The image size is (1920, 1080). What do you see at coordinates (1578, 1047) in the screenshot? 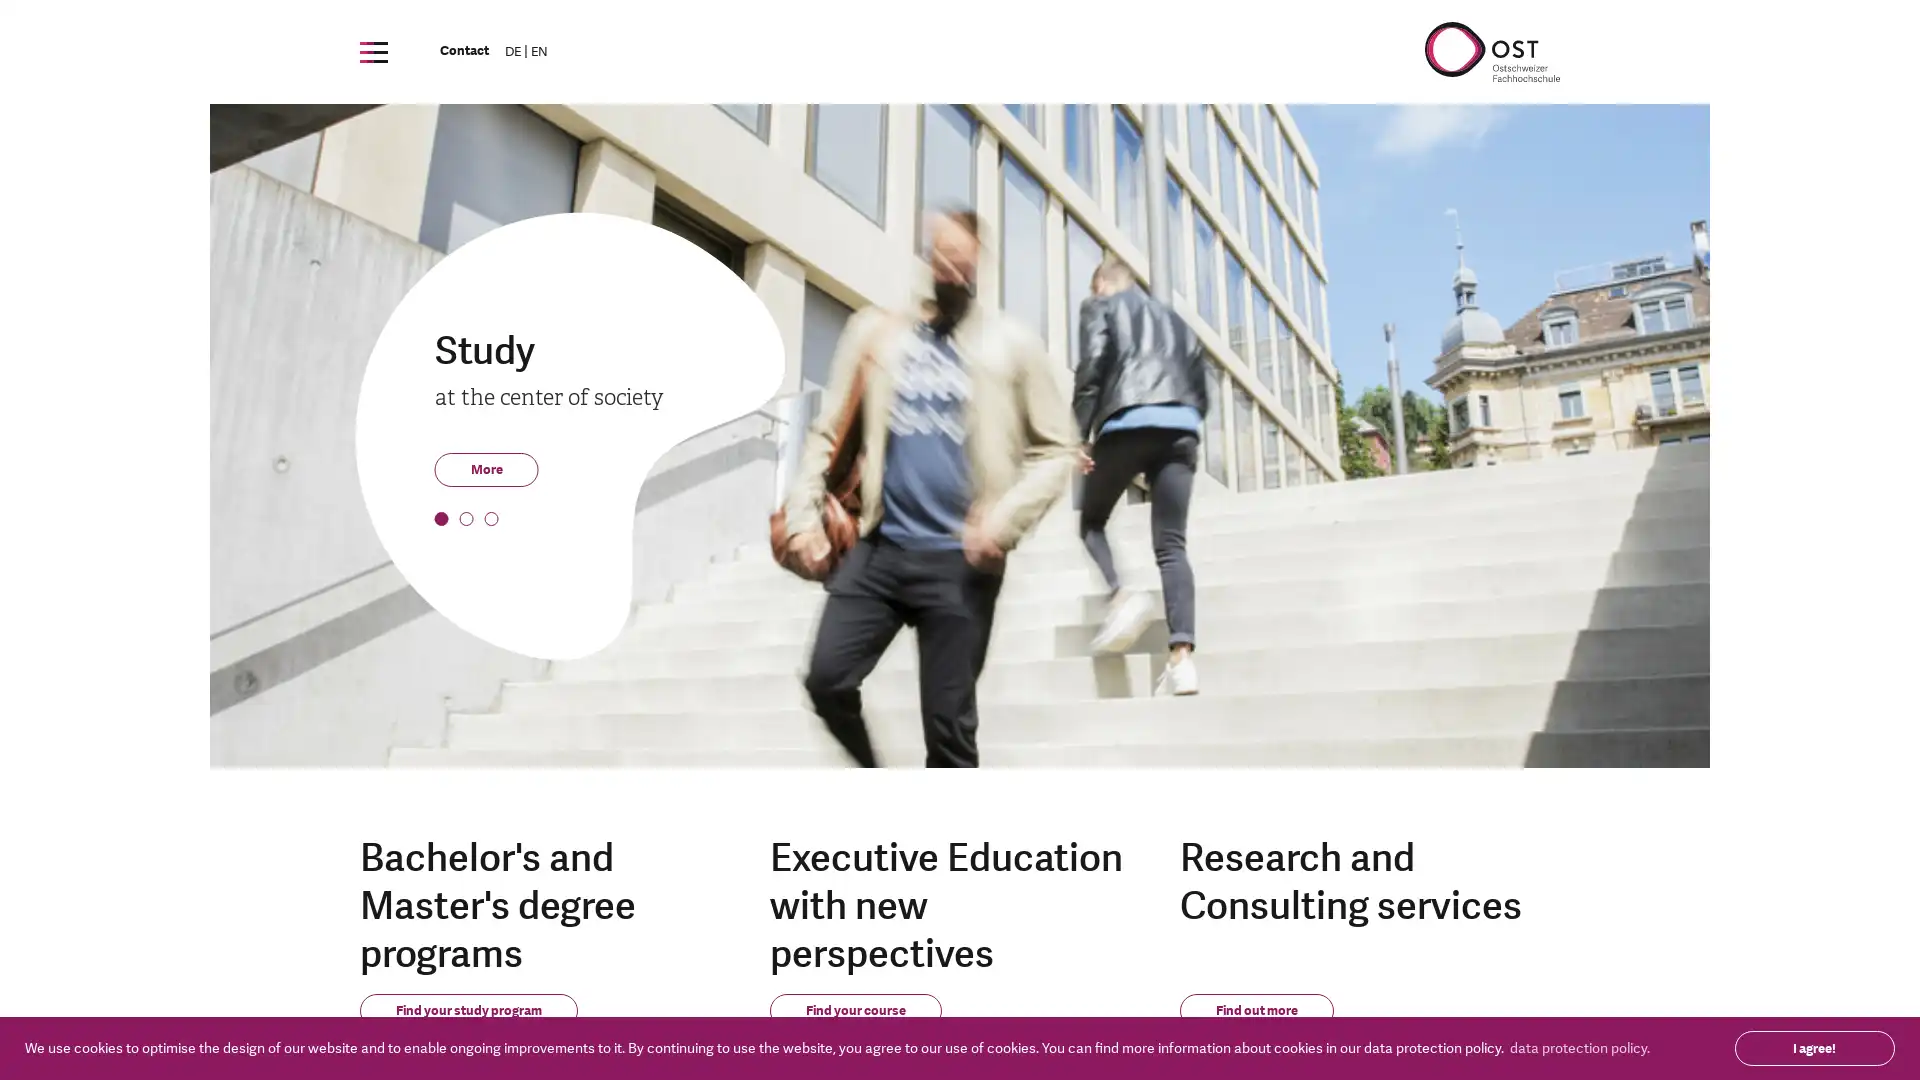
I see `learn more about cookies` at bounding box center [1578, 1047].